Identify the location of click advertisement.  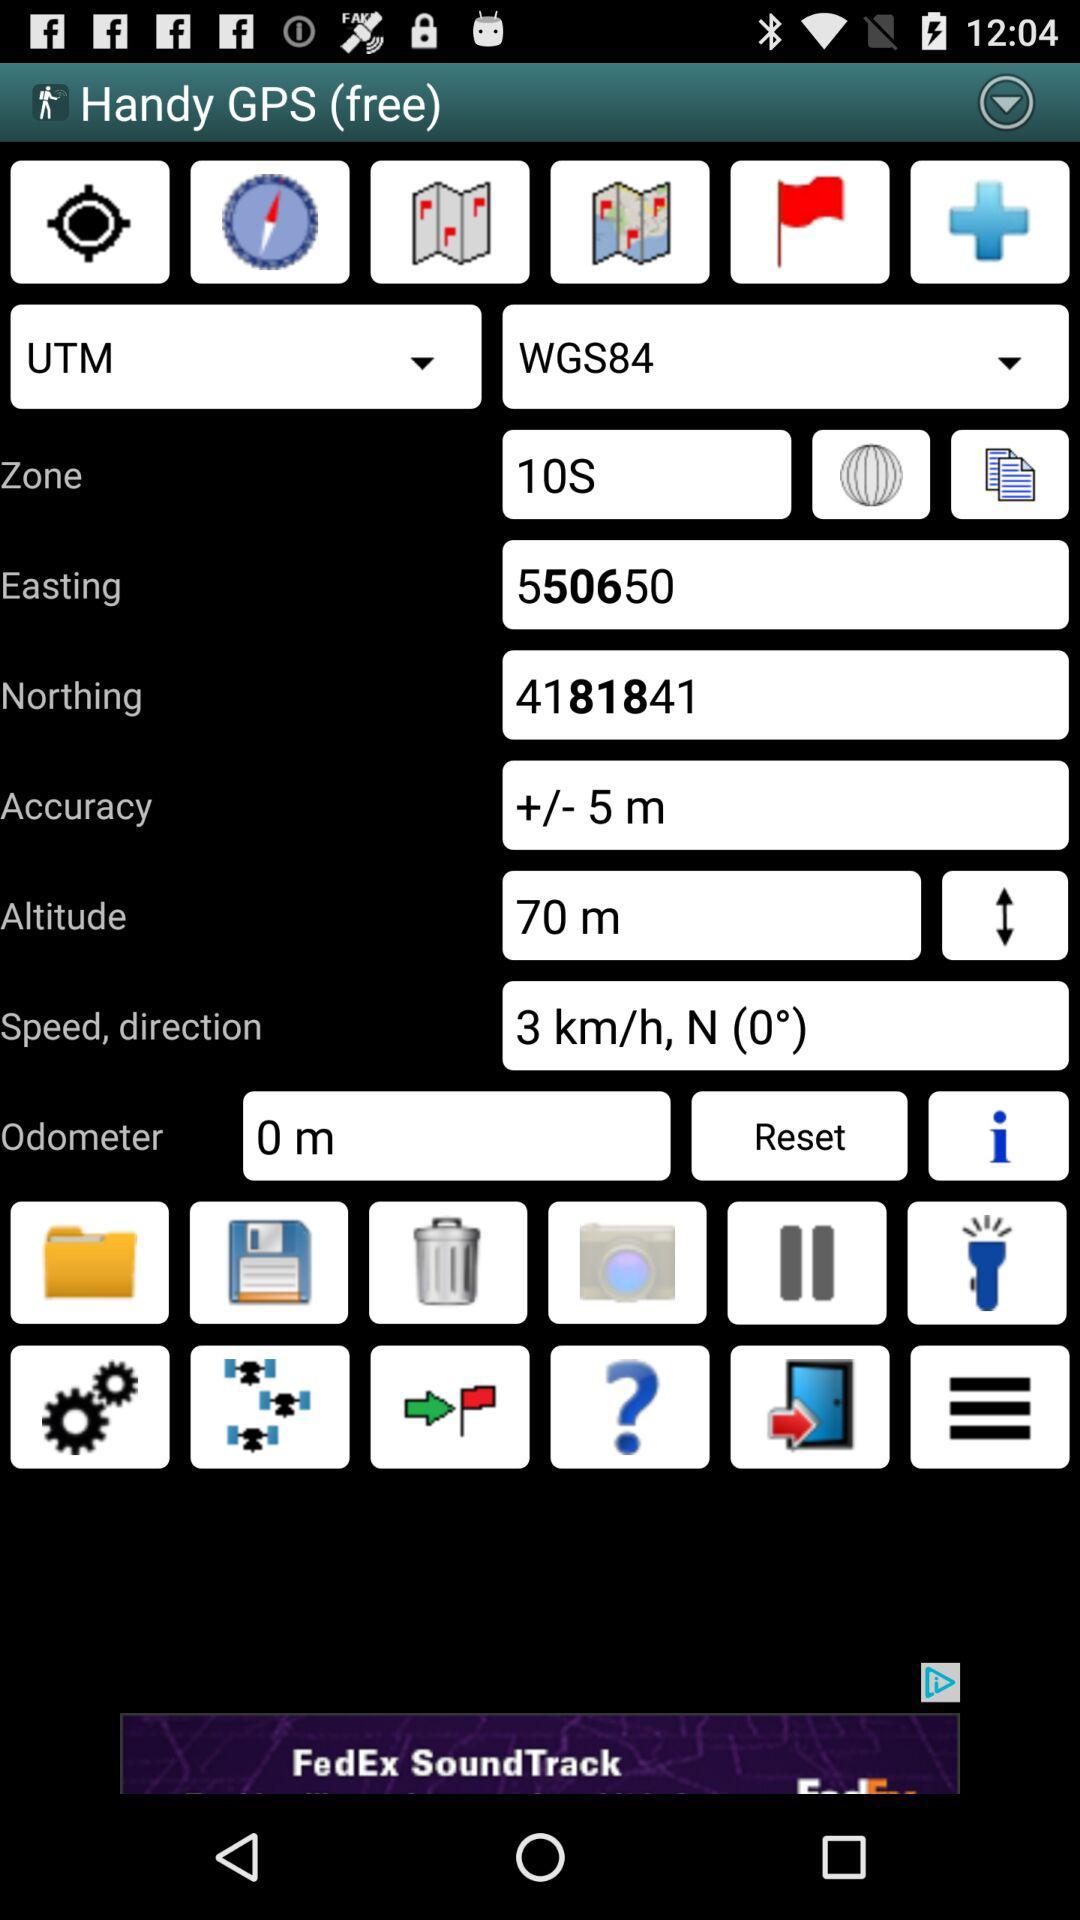
(540, 1727).